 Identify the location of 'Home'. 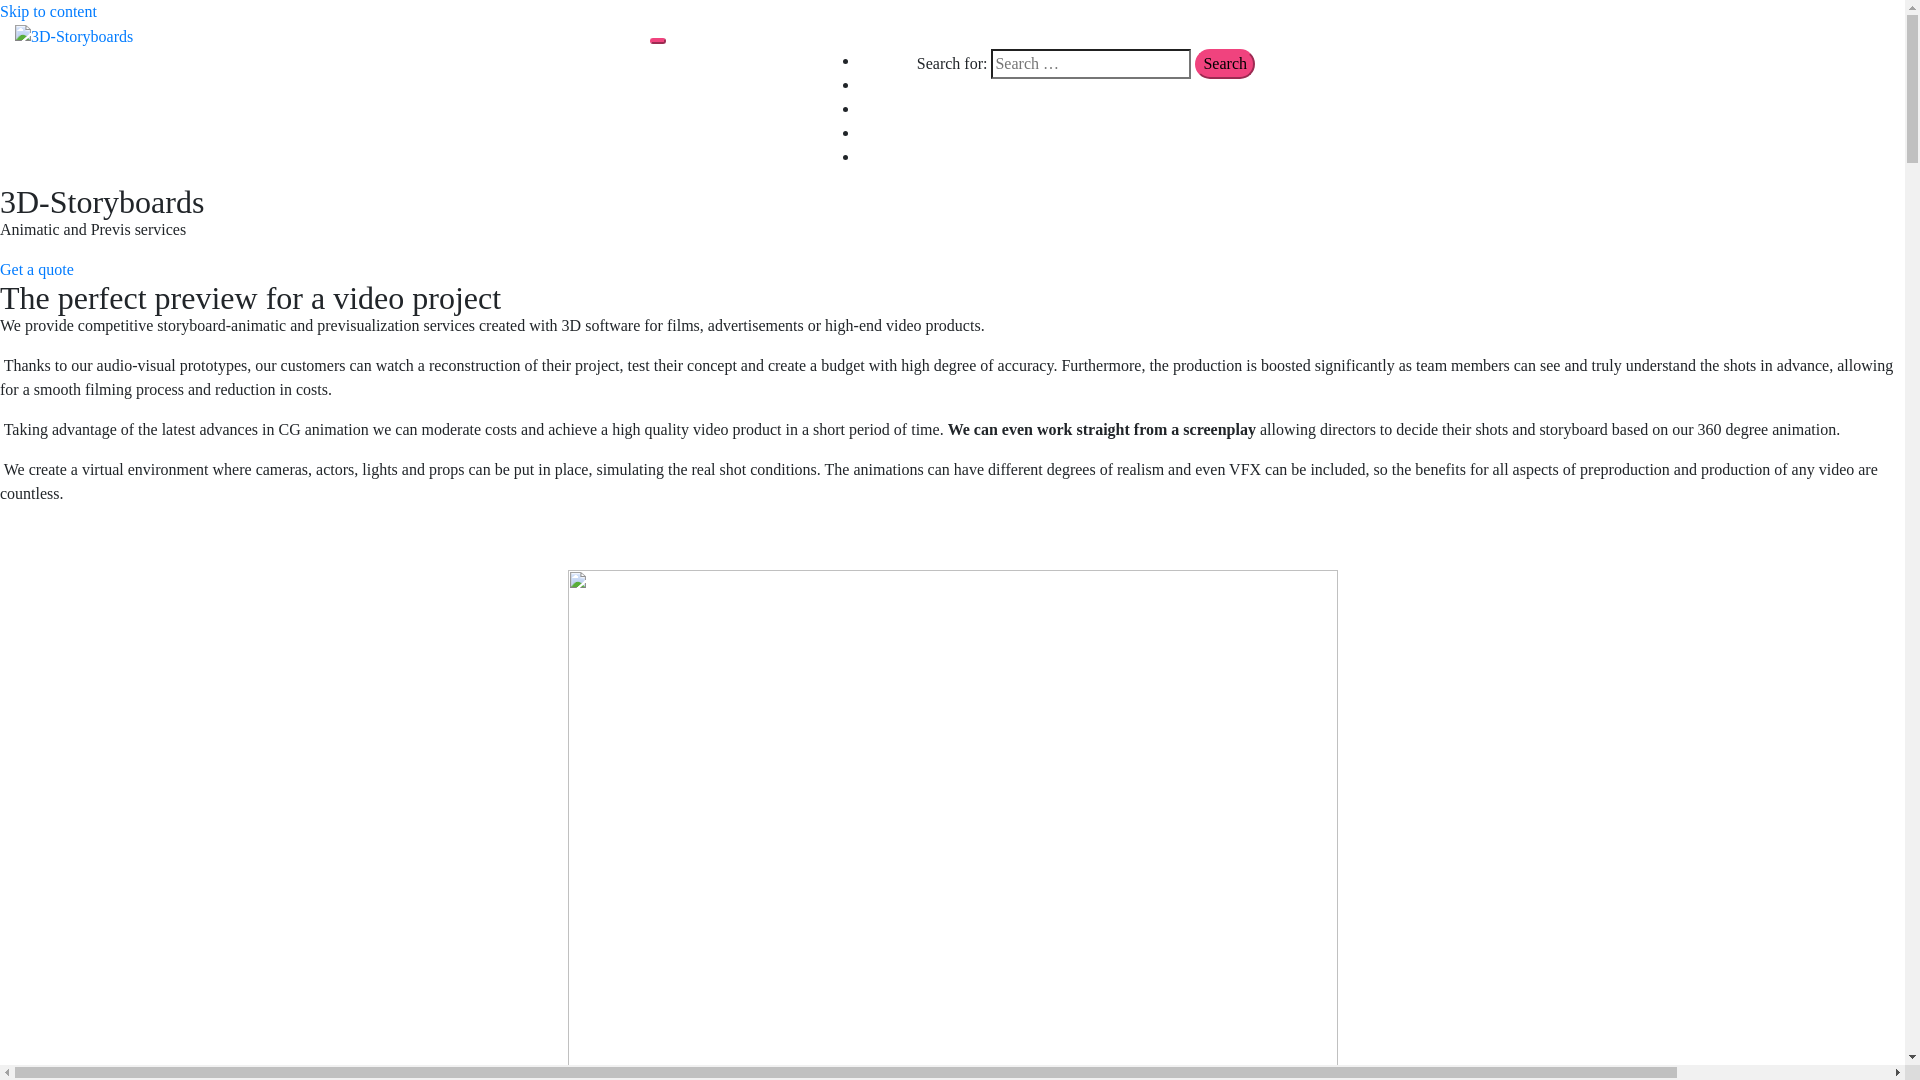
(859, 59).